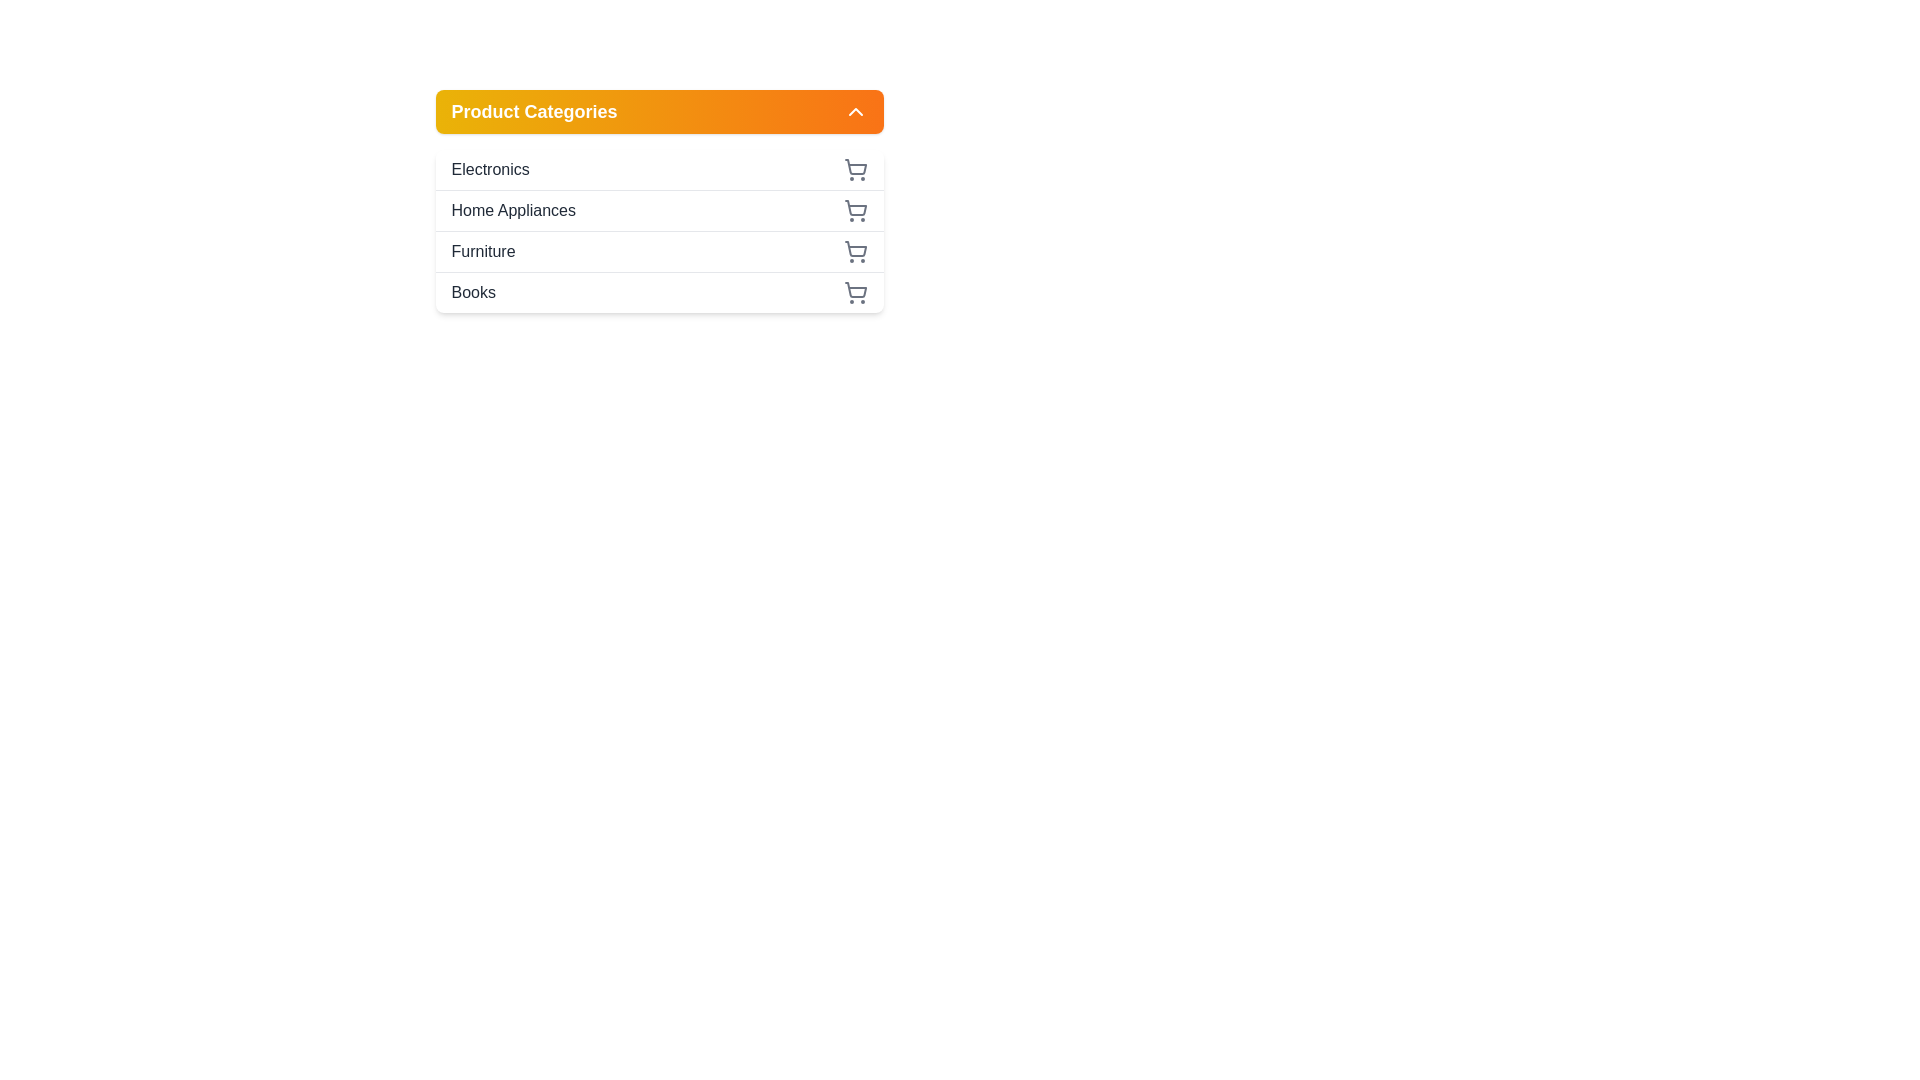 This screenshot has height=1080, width=1920. Describe the element at coordinates (659, 210) in the screenshot. I see `the second List Item under 'Product Categories'` at that location.